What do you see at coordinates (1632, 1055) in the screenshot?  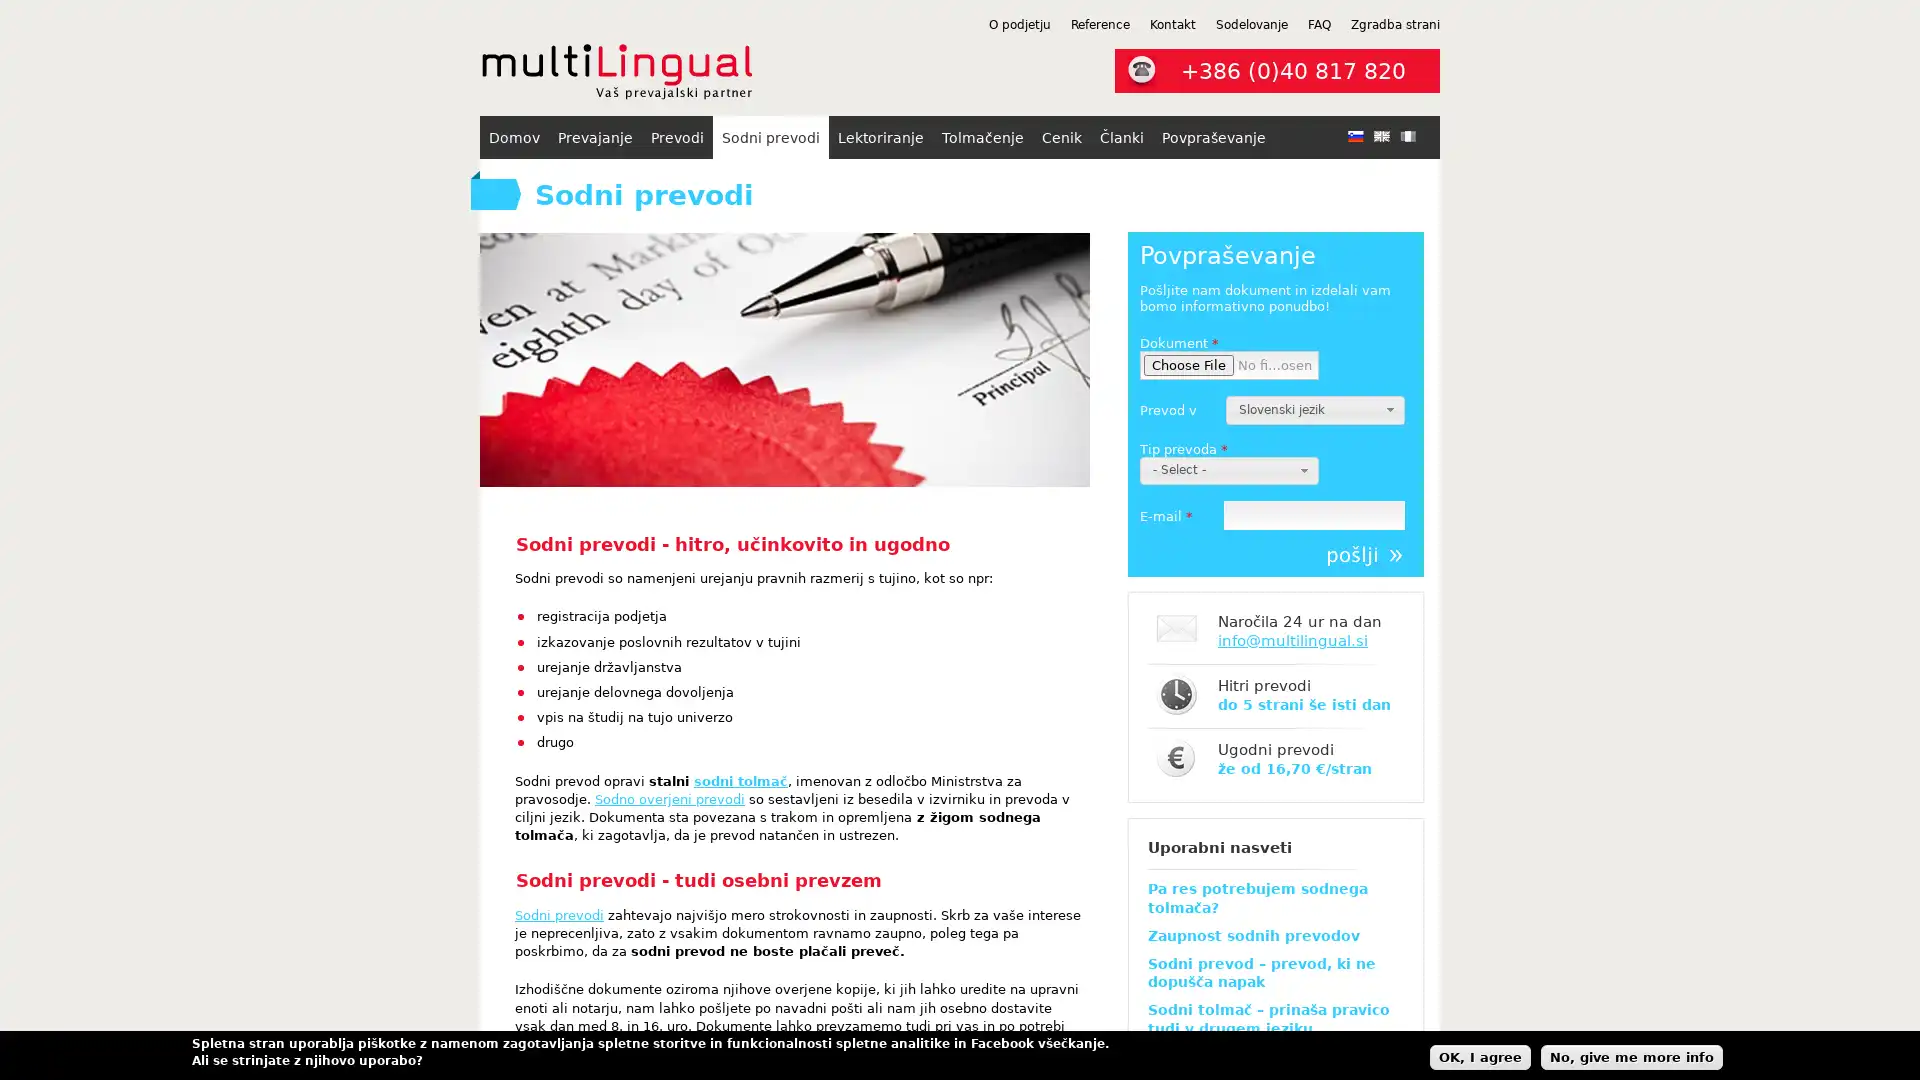 I see `No, give me more info` at bounding box center [1632, 1055].